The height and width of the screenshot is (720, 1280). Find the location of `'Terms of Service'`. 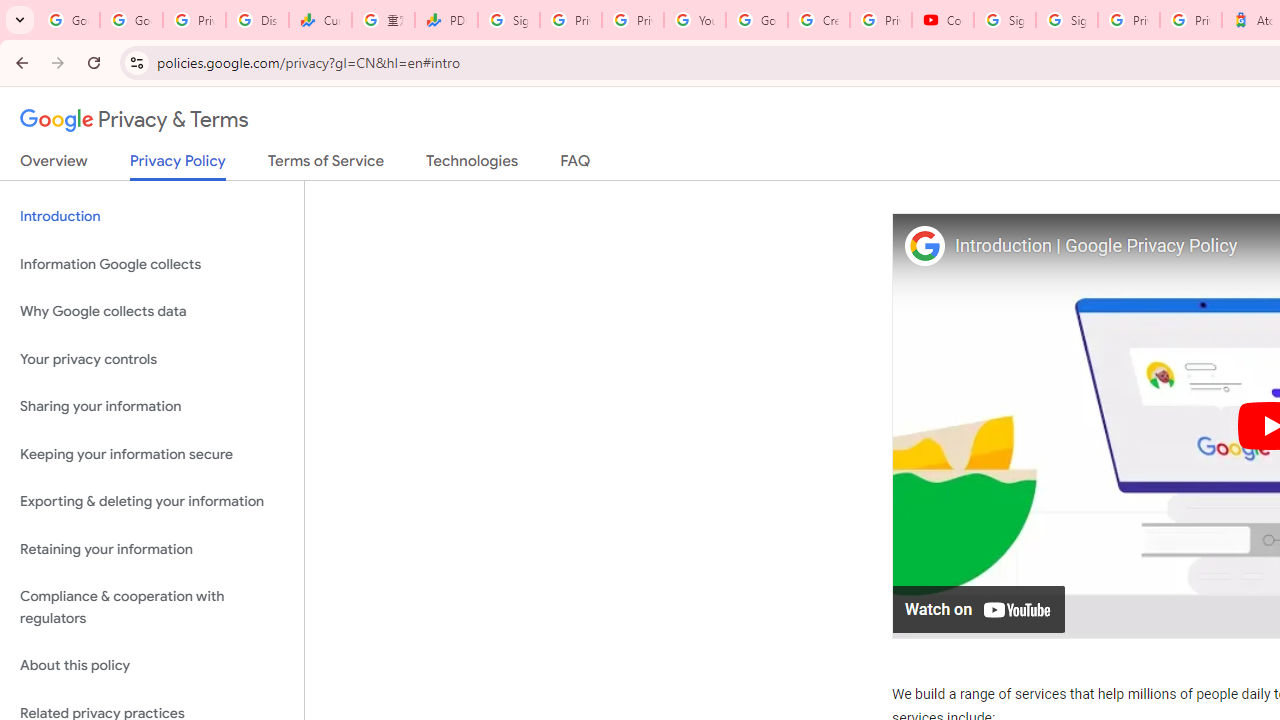

'Terms of Service' is located at coordinates (326, 164).